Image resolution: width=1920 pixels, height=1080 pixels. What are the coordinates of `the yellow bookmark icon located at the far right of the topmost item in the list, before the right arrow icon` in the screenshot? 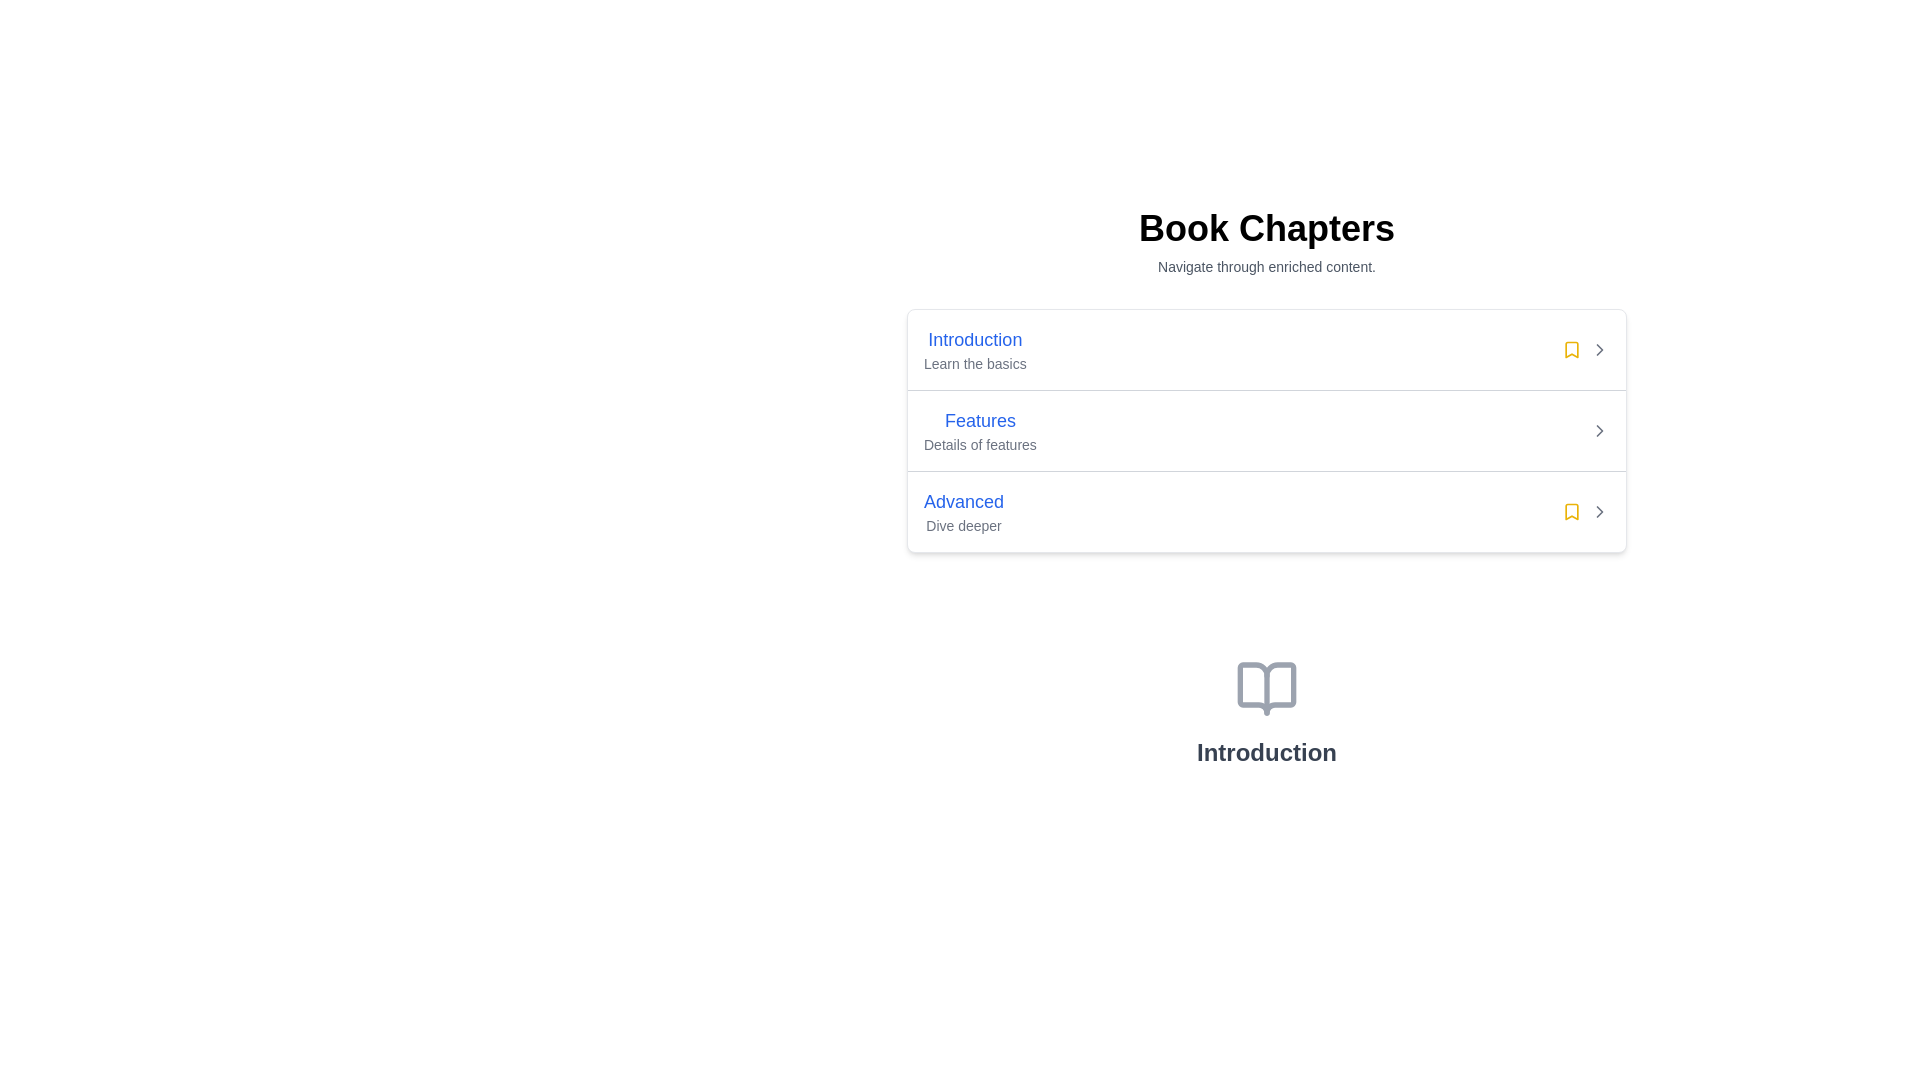 It's located at (1570, 511).